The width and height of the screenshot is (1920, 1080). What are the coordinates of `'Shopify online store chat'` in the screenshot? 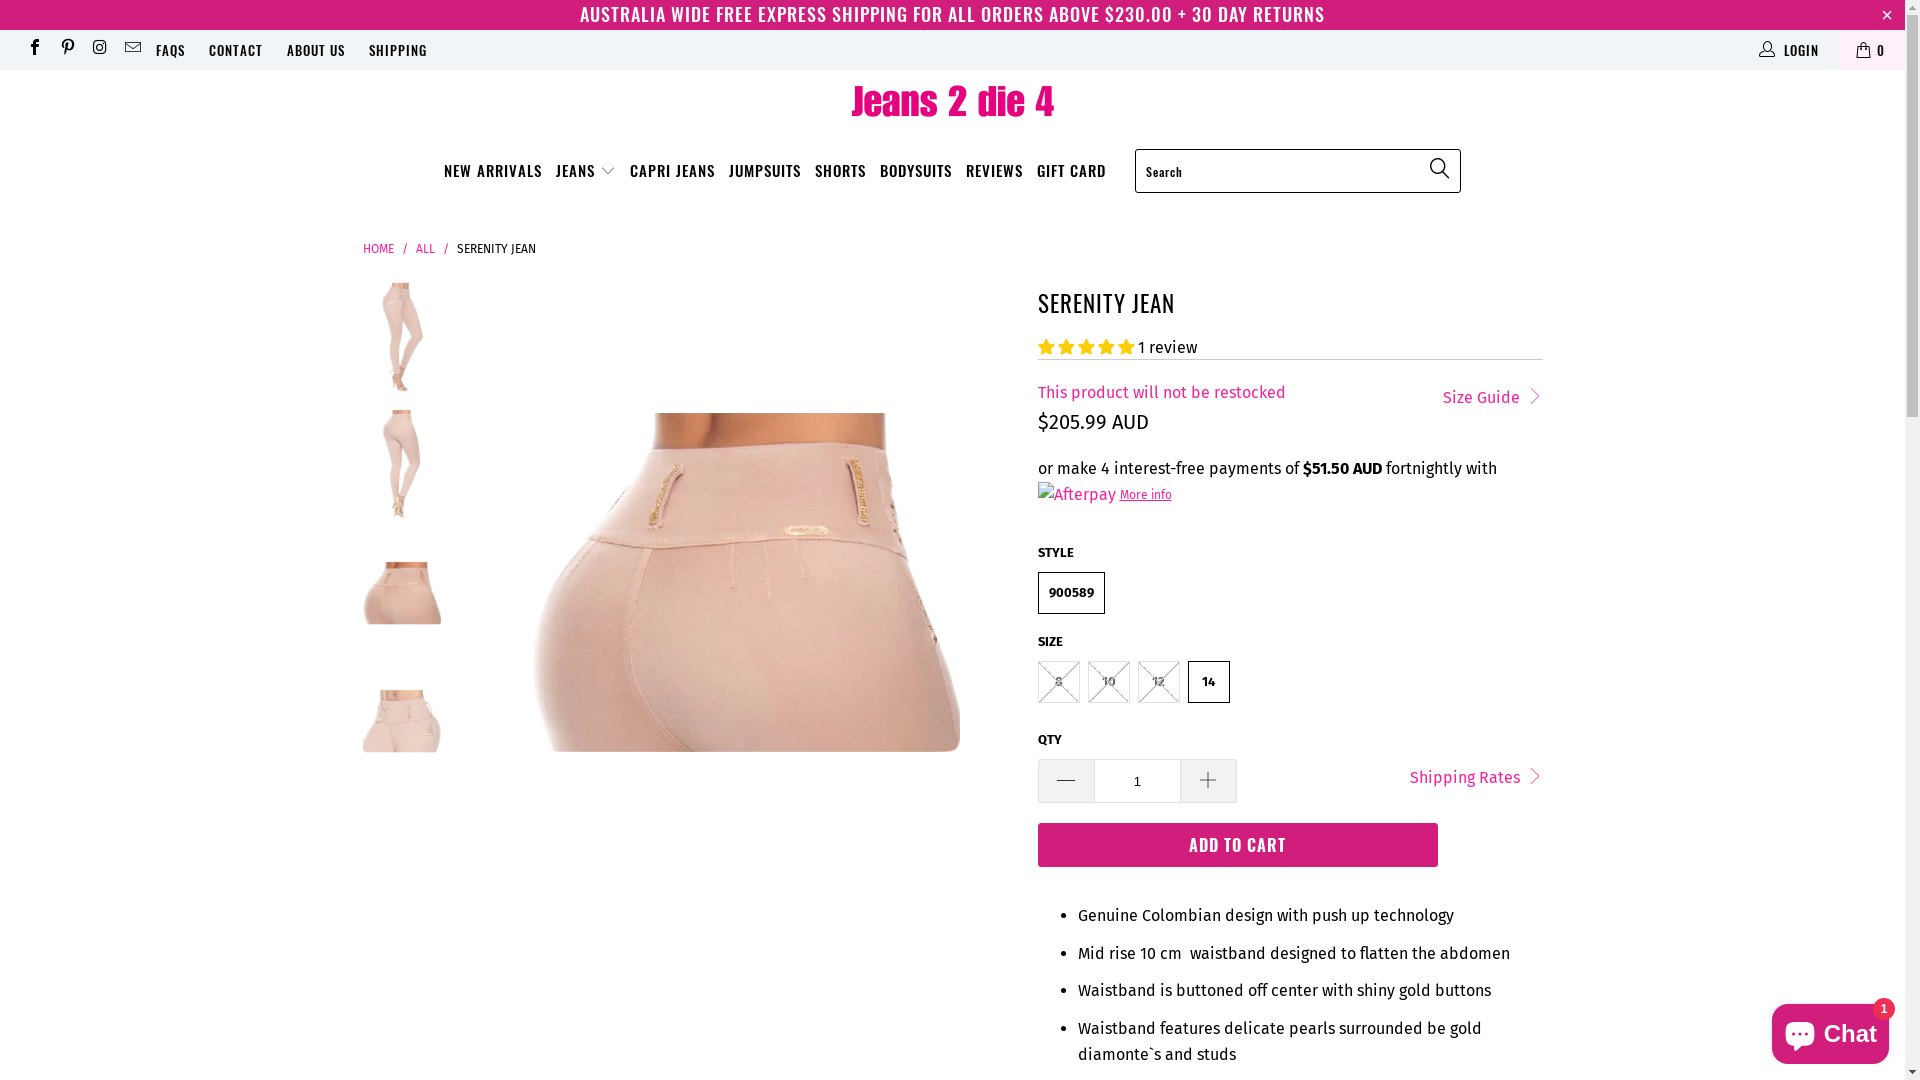 It's located at (1830, 1029).